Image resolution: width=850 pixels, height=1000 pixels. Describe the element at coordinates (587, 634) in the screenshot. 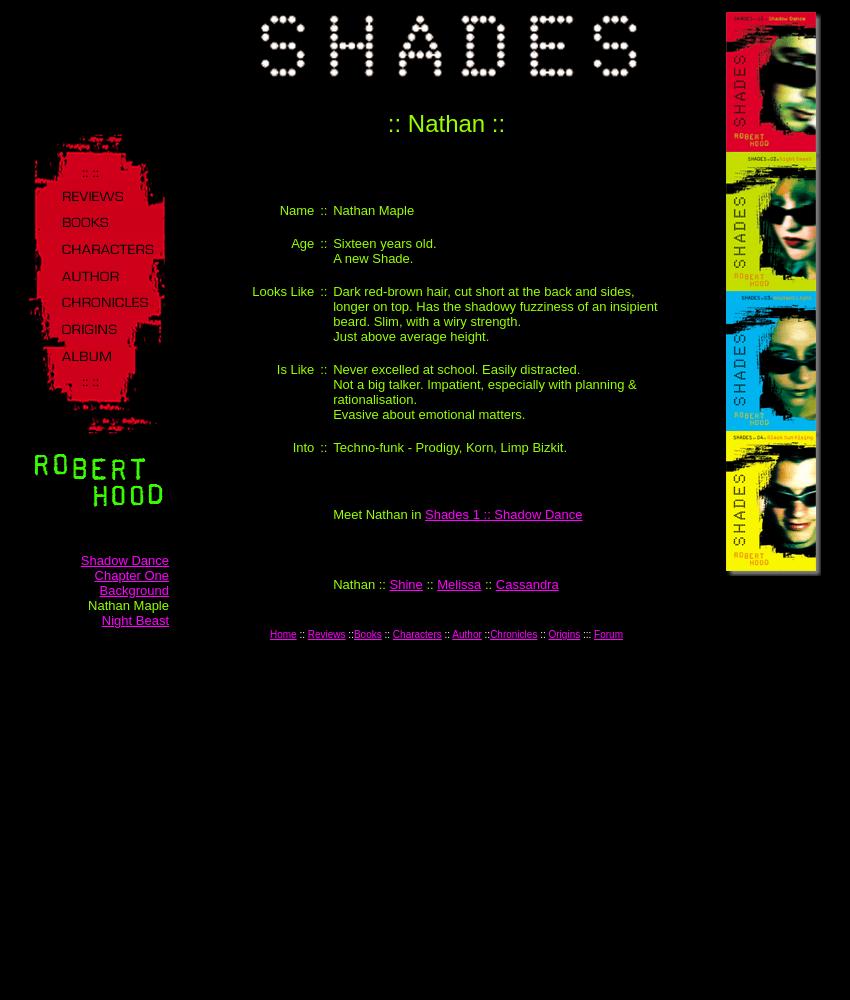

I see `':::'` at that location.